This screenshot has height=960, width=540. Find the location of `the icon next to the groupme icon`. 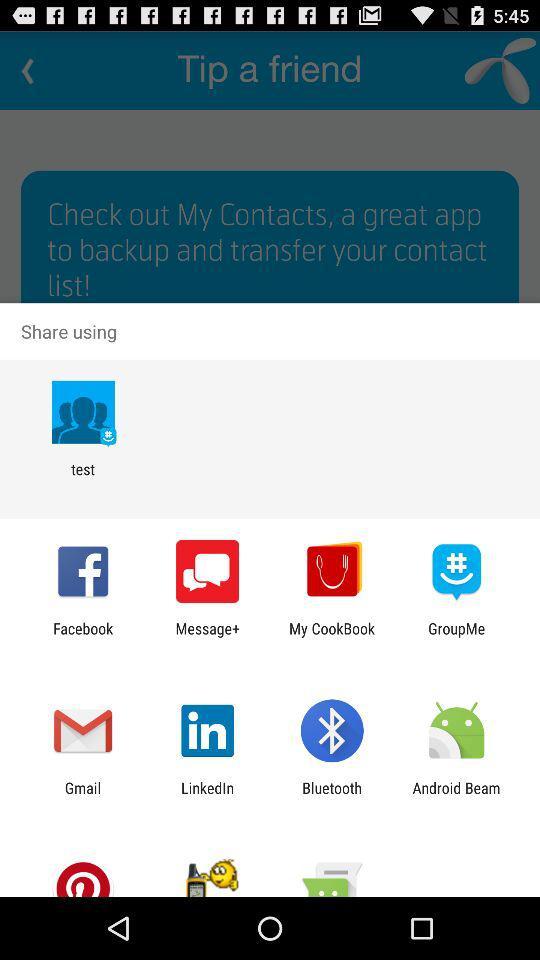

the icon next to the groupme icon is located at coordinates (332, 636).